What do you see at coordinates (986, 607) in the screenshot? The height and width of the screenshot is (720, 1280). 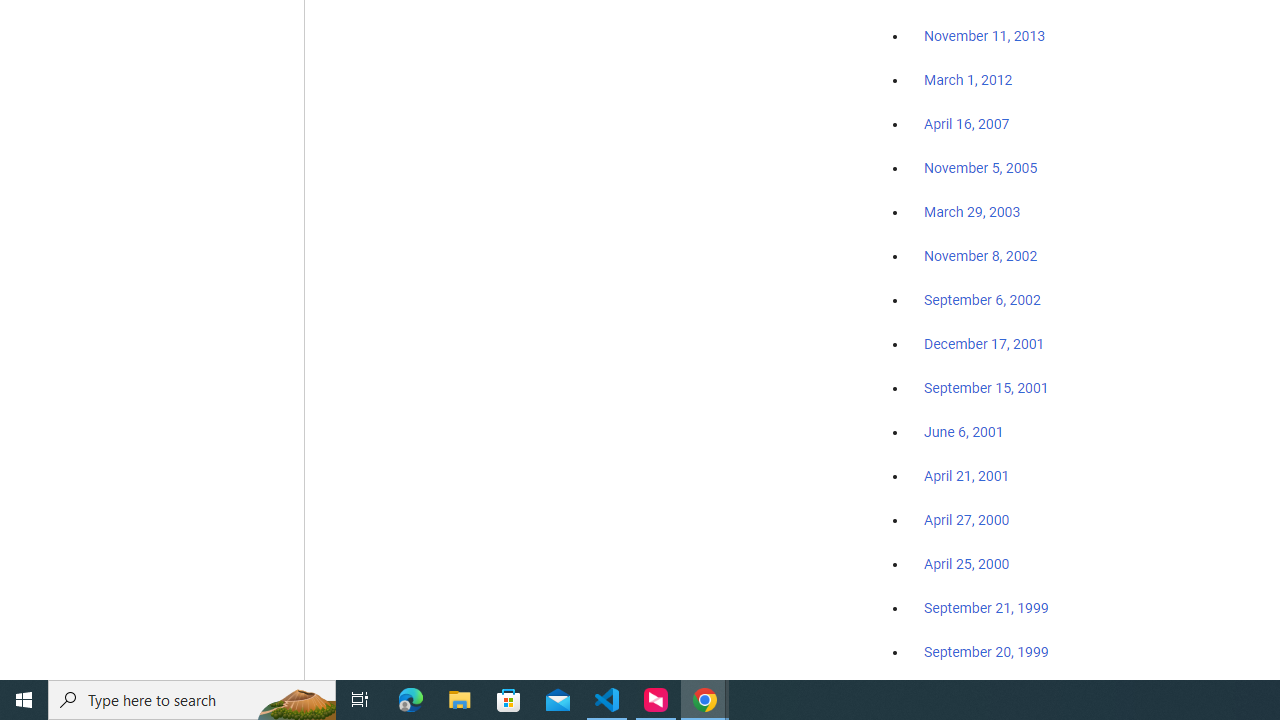 I see `'September 21, 1999'` at bounding box center [986, 607].